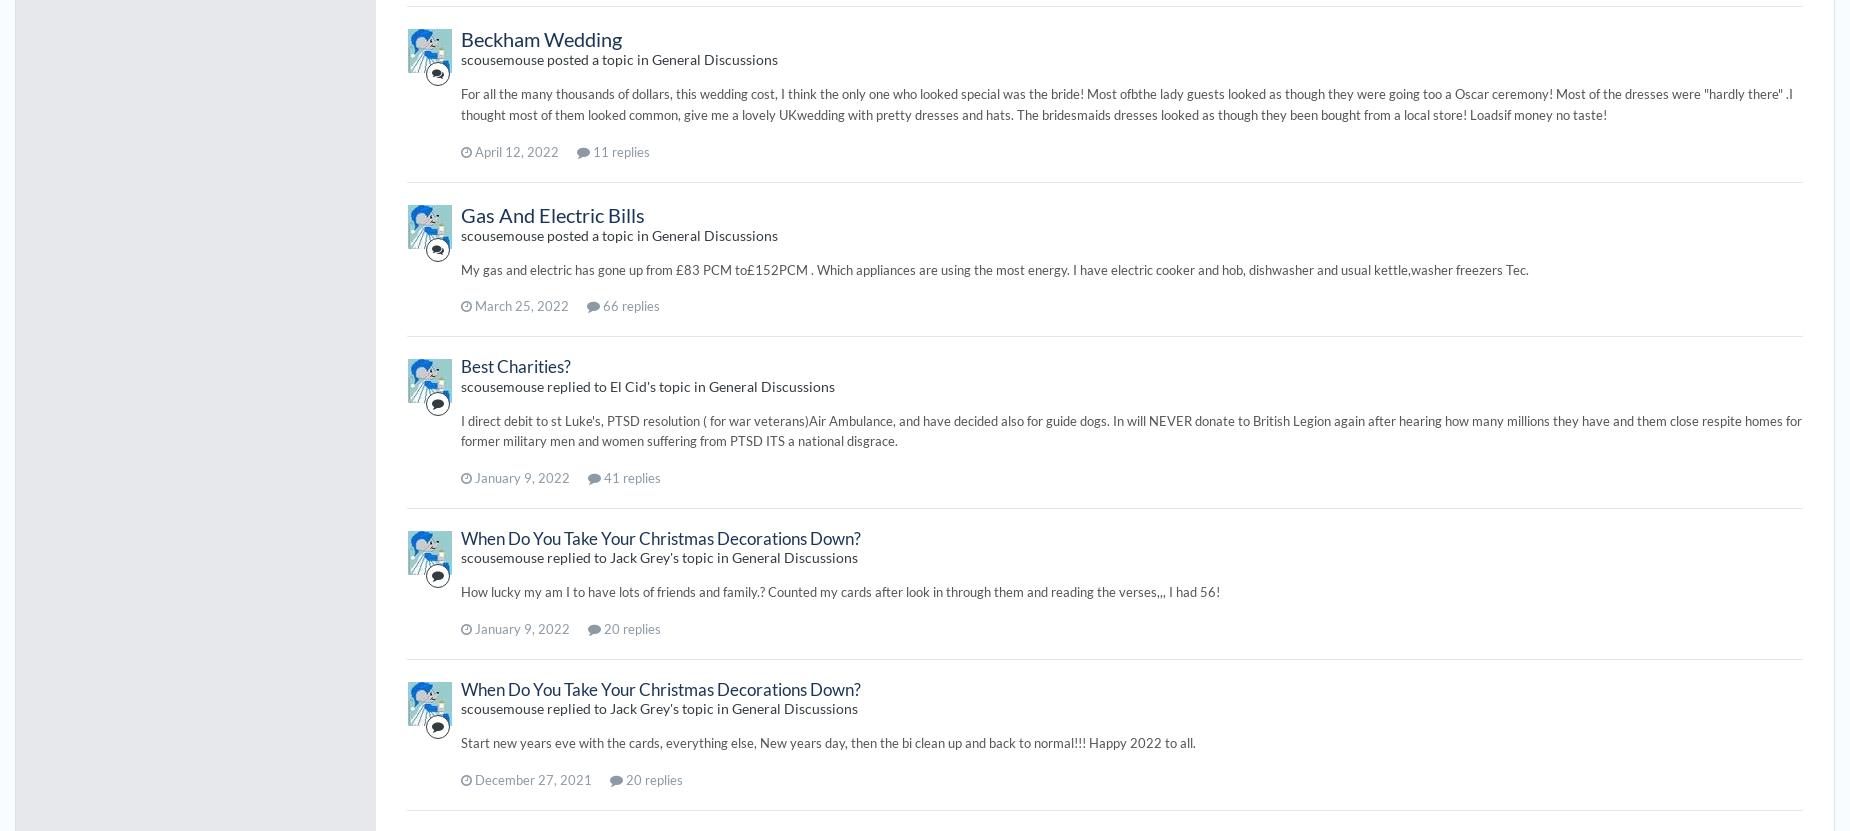 This screenshot has width=1850, height=831. What do you see at coordinates (533, 778) in the screenshot?
I see `'December 27, 2021'` at bounding box center [533, 778].